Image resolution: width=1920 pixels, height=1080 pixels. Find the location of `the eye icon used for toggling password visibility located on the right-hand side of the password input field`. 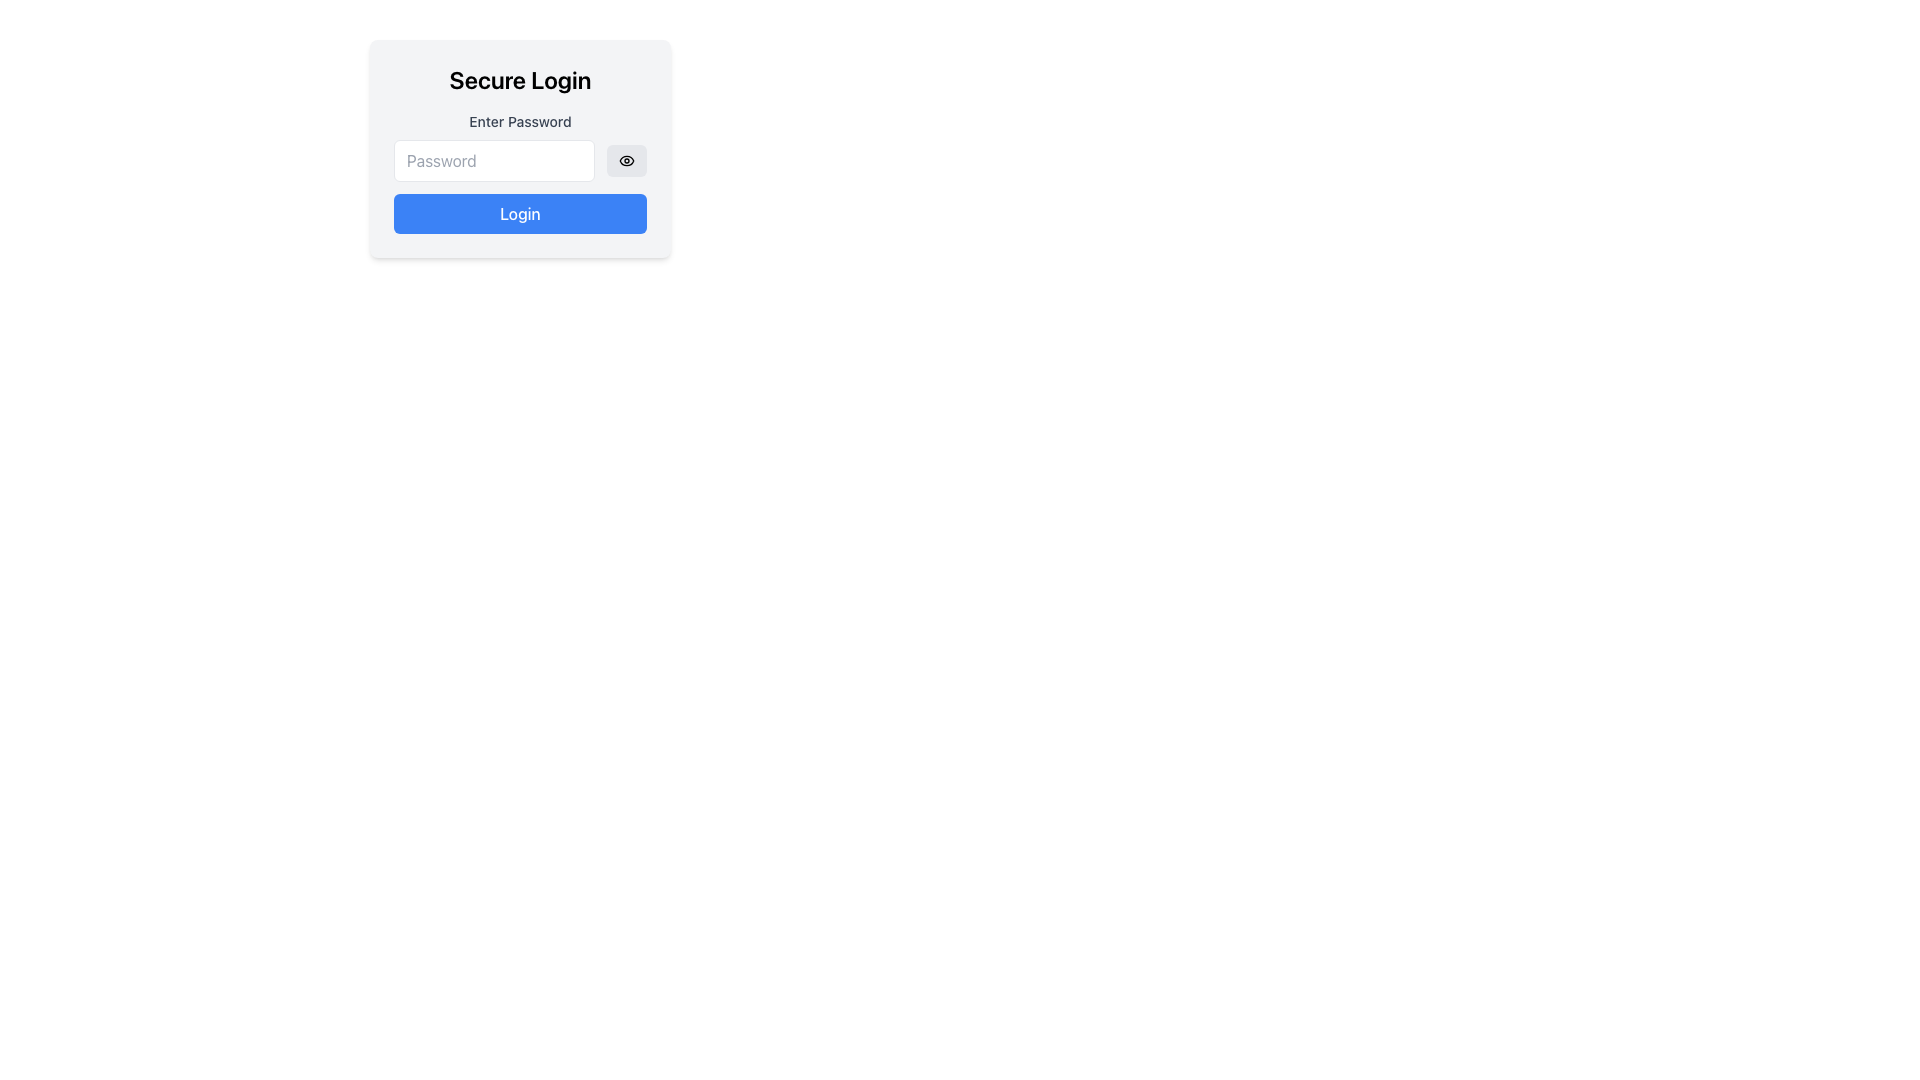

the eye icon used for toggling password visibility located on the right-hand side of the password input field is located at coordinates (626, 160).